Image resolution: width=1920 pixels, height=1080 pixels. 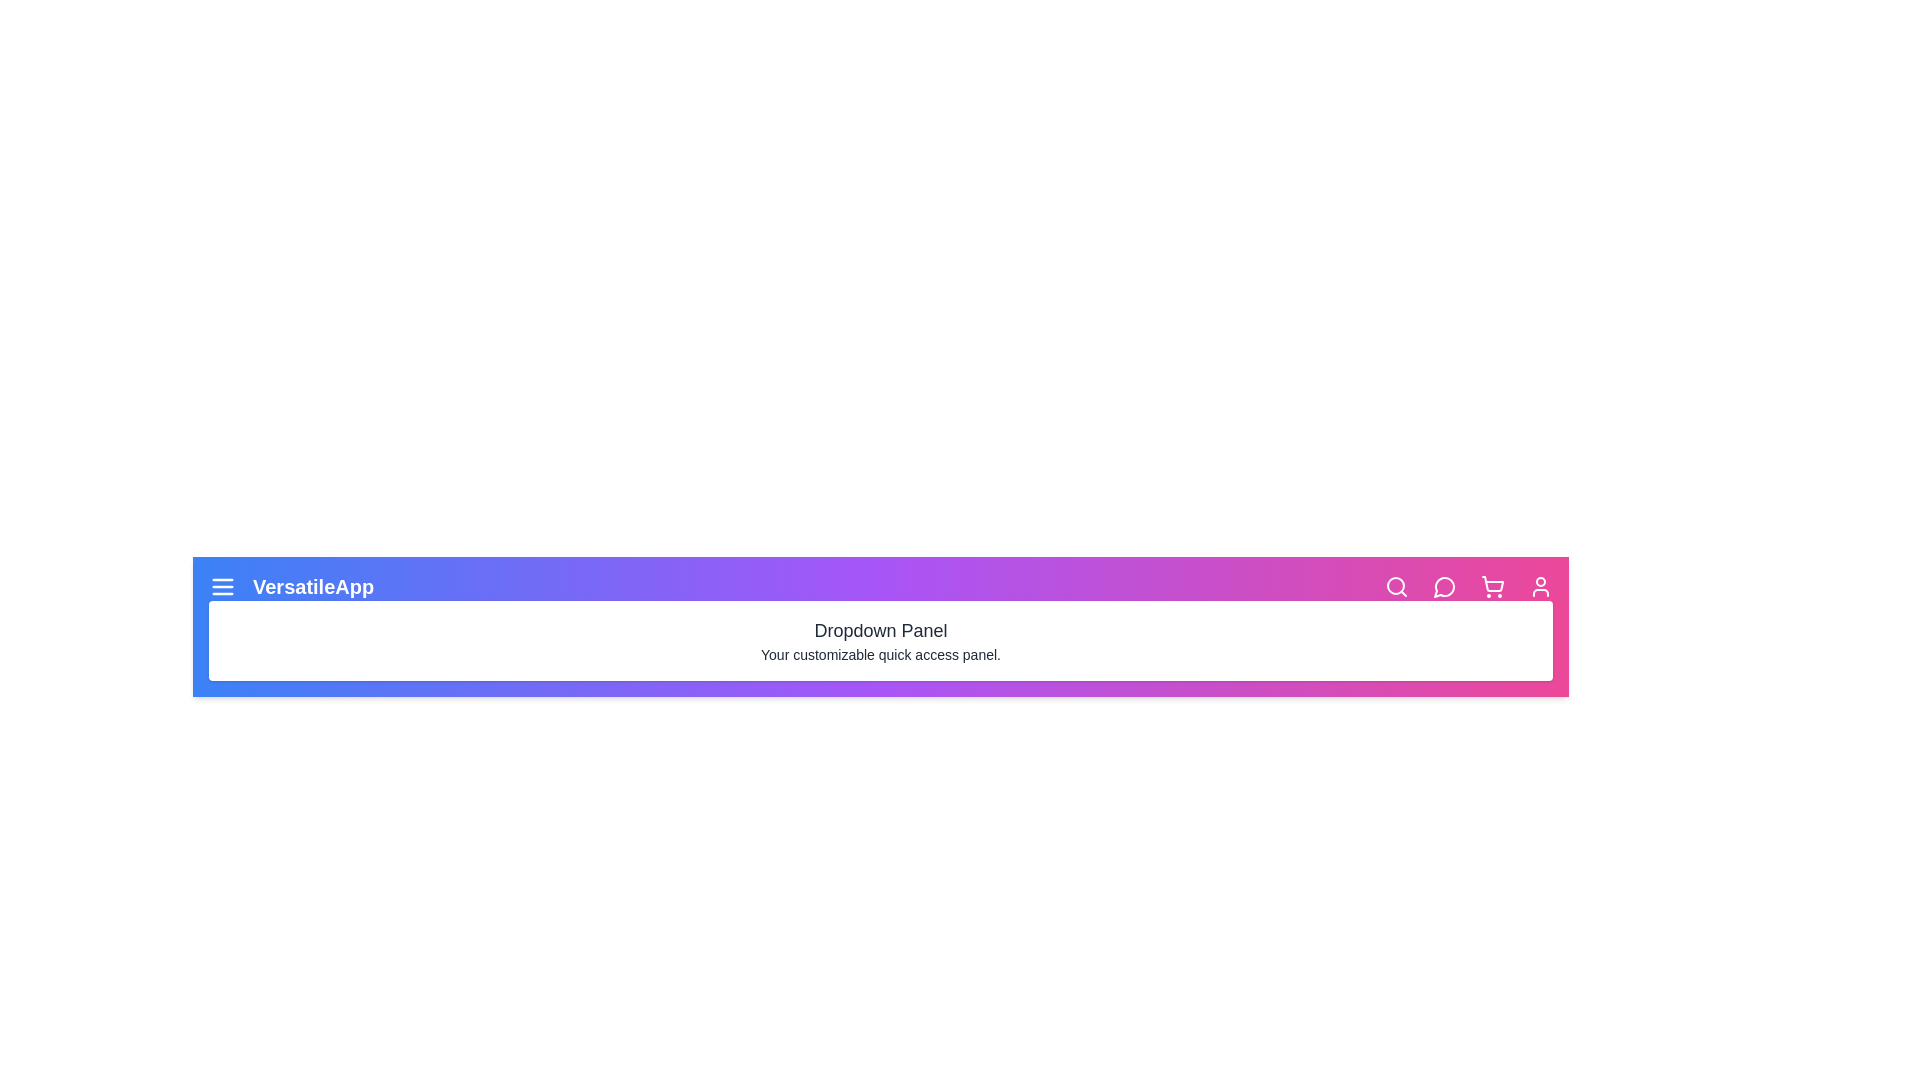 What do you see at coordinates (1492, 585) in the screenshot?
I see `the shopping cart icon to view the shopping cart` at bounding box center [1492, 585].